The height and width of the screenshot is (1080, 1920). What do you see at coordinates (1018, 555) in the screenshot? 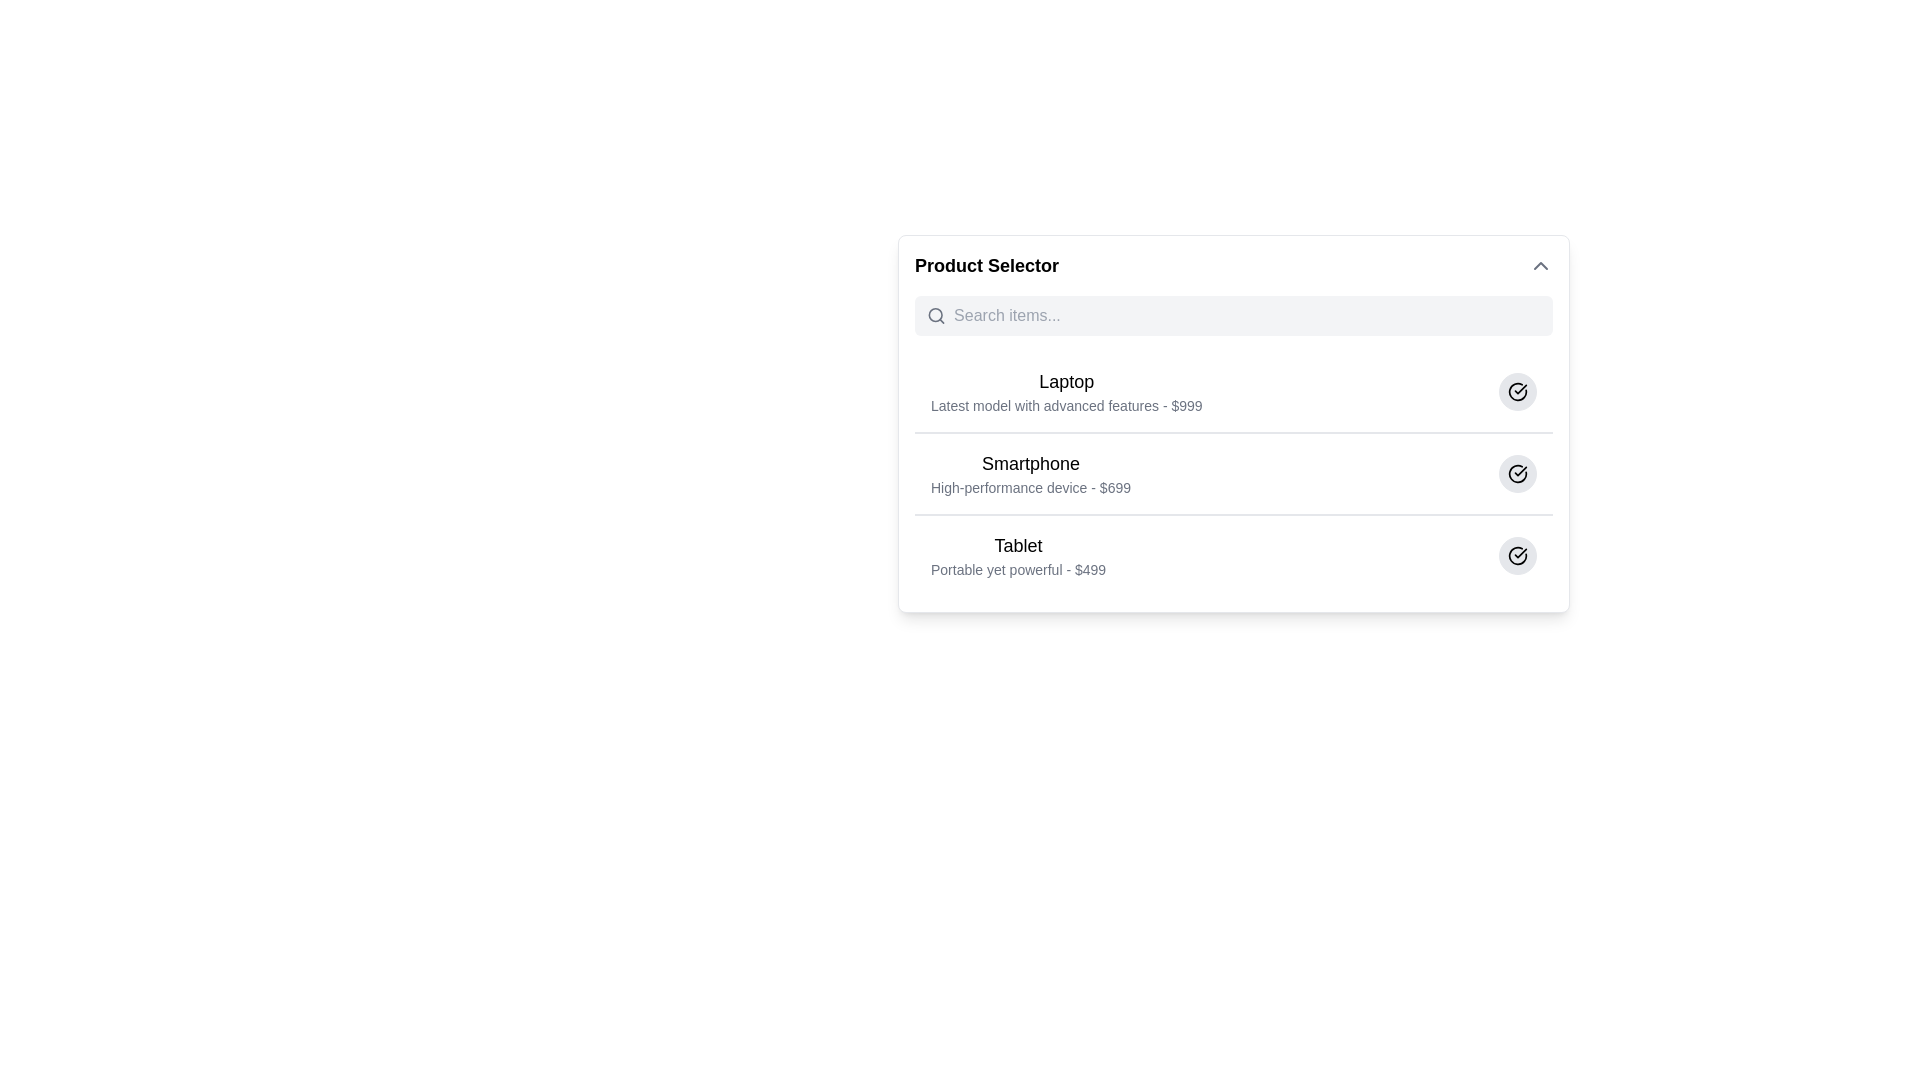
I see `the 'Tablet' product description text block` at bounding box center [1018, 555].